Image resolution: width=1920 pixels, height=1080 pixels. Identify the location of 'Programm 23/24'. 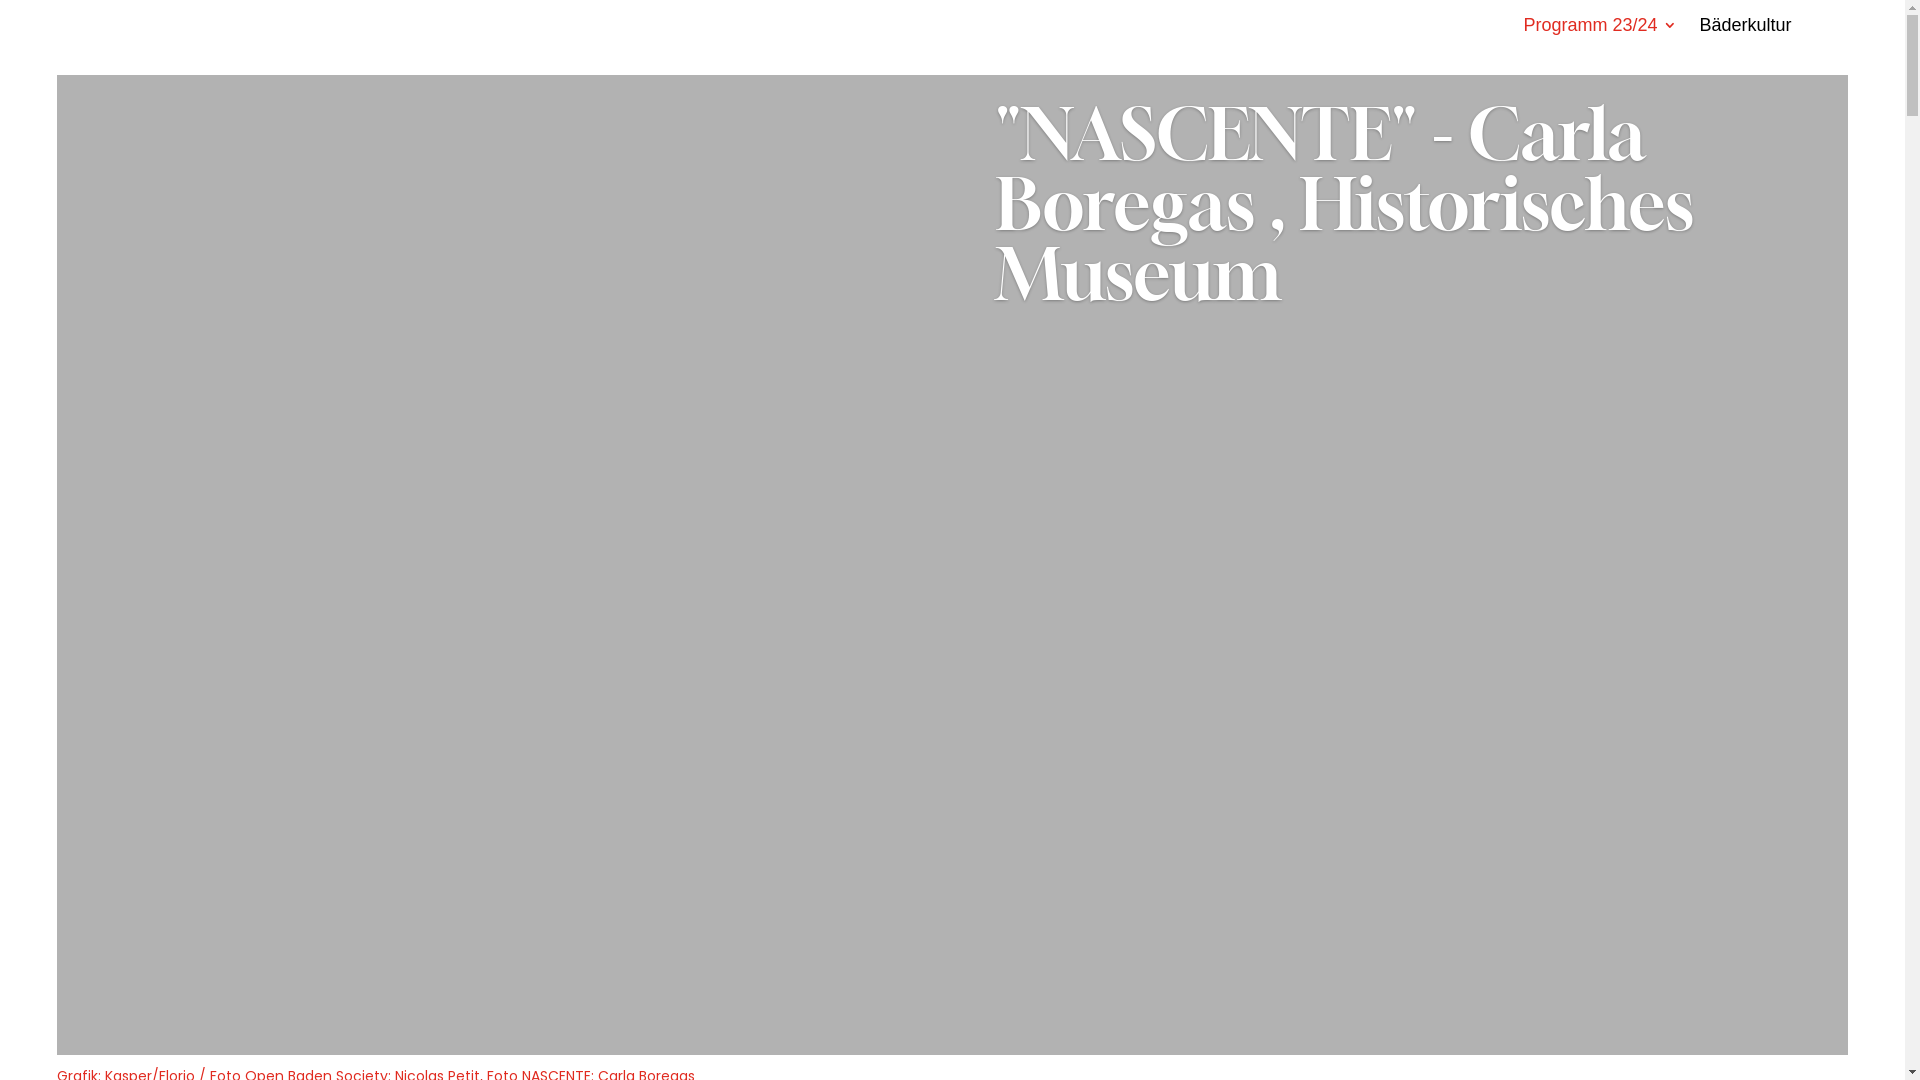
(1598, 29).